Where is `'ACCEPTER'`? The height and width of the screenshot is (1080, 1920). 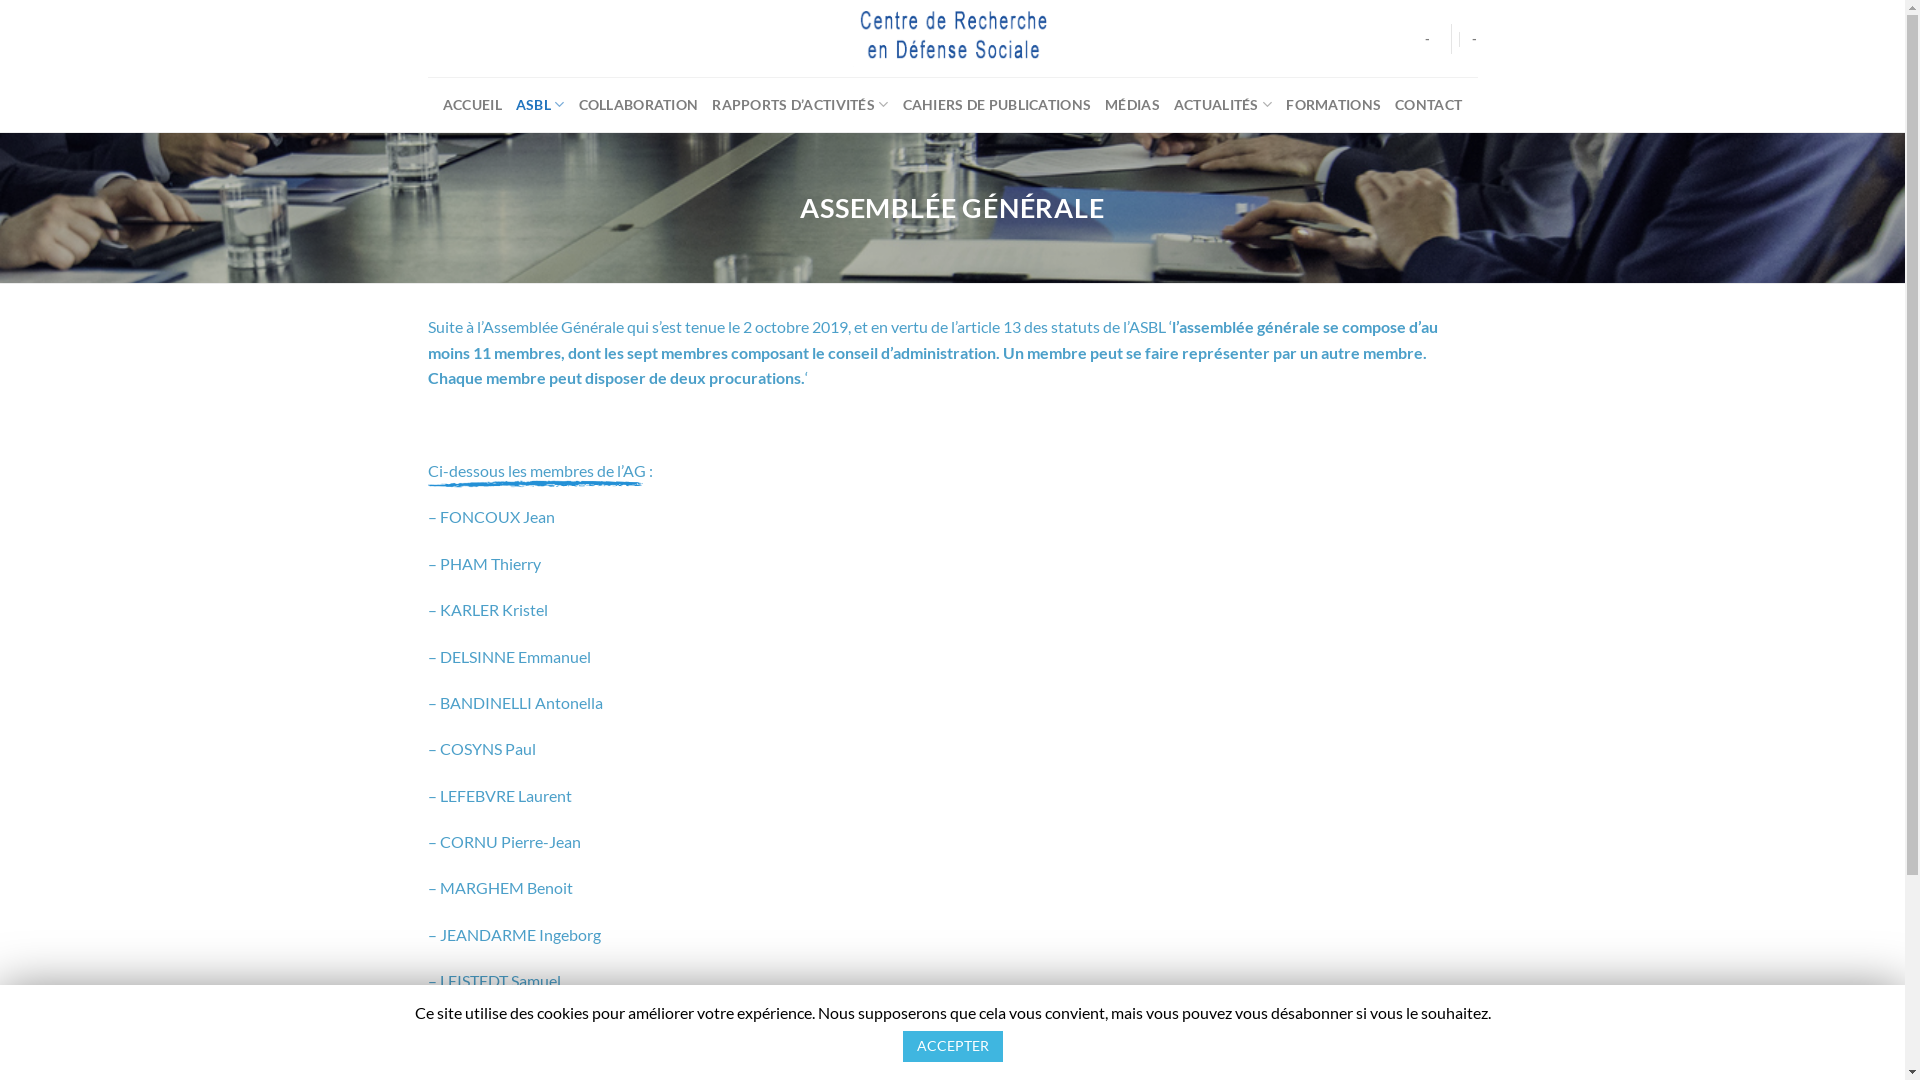 'ACCEPTER' is located at coordinates (950, 1045).